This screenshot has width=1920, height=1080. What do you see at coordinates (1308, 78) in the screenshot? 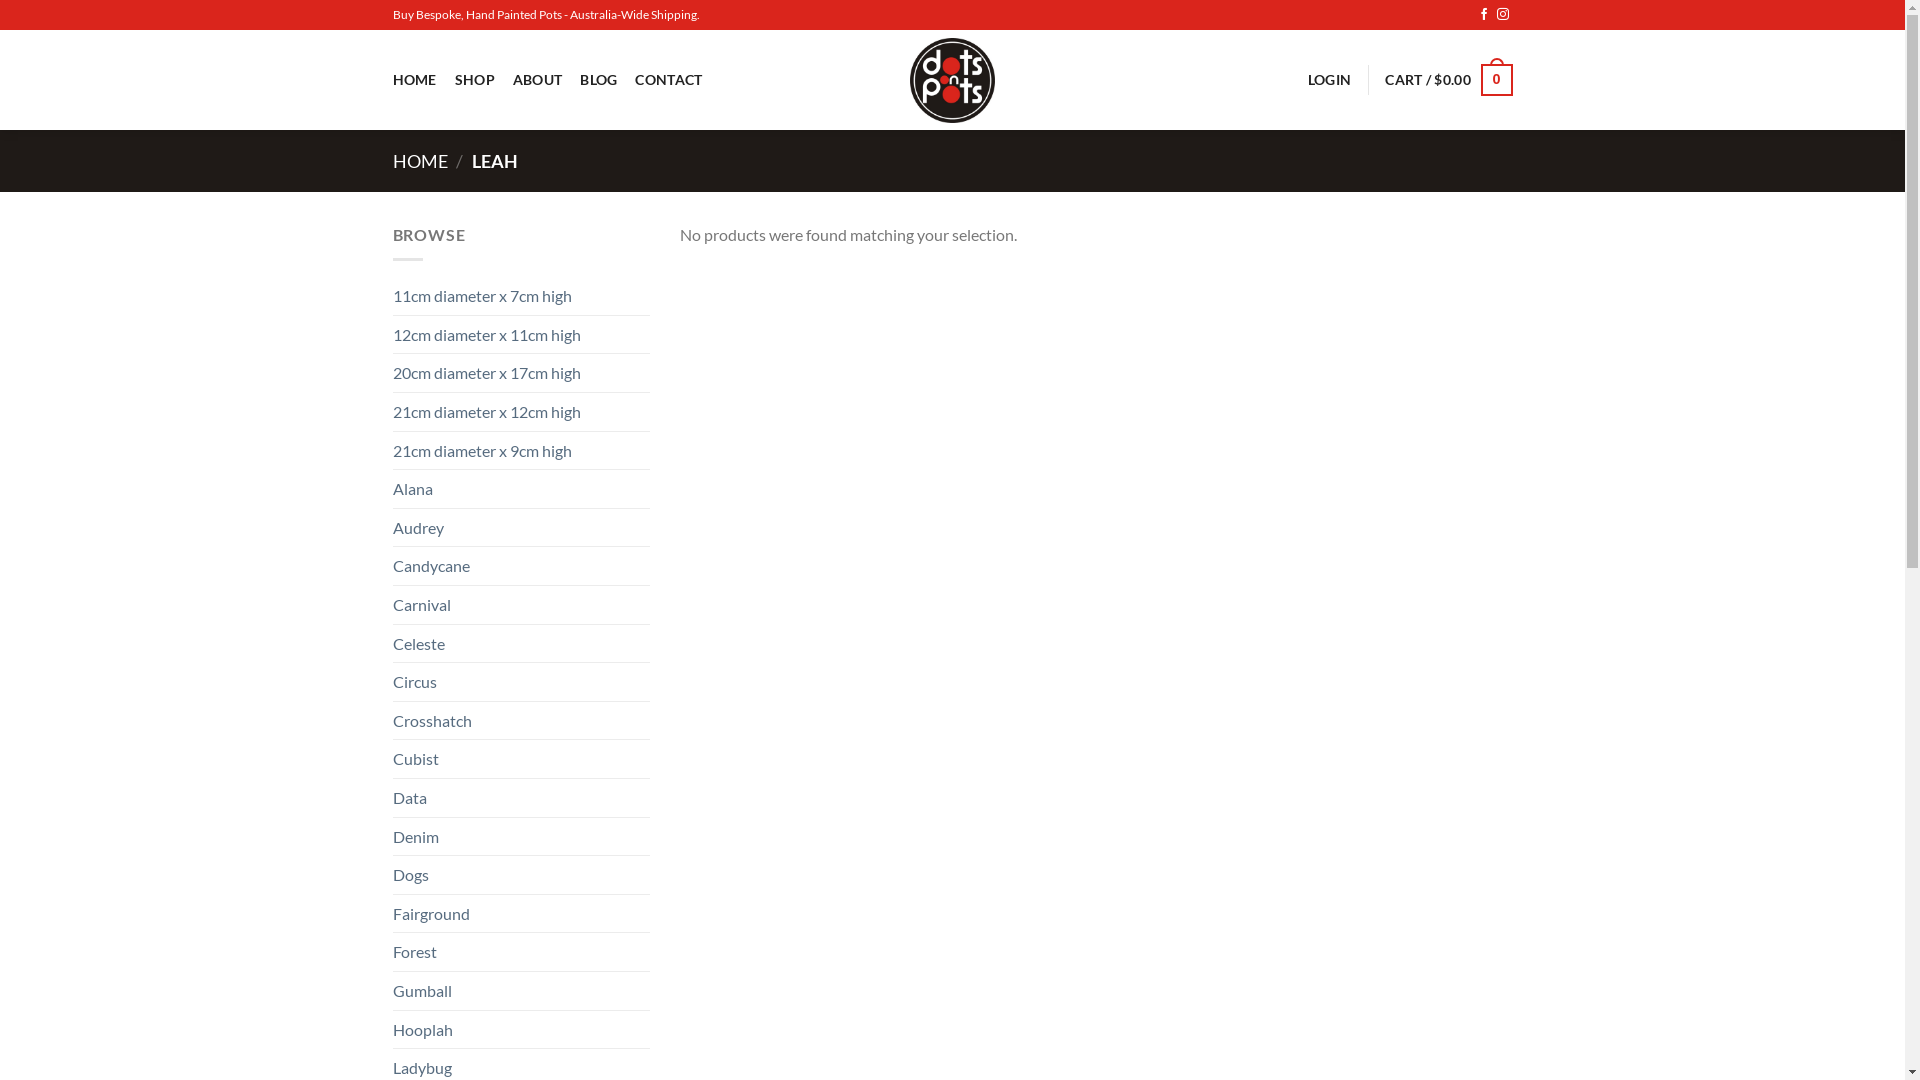
I see `'LOGIN'` at bounding box center [1308, 78].